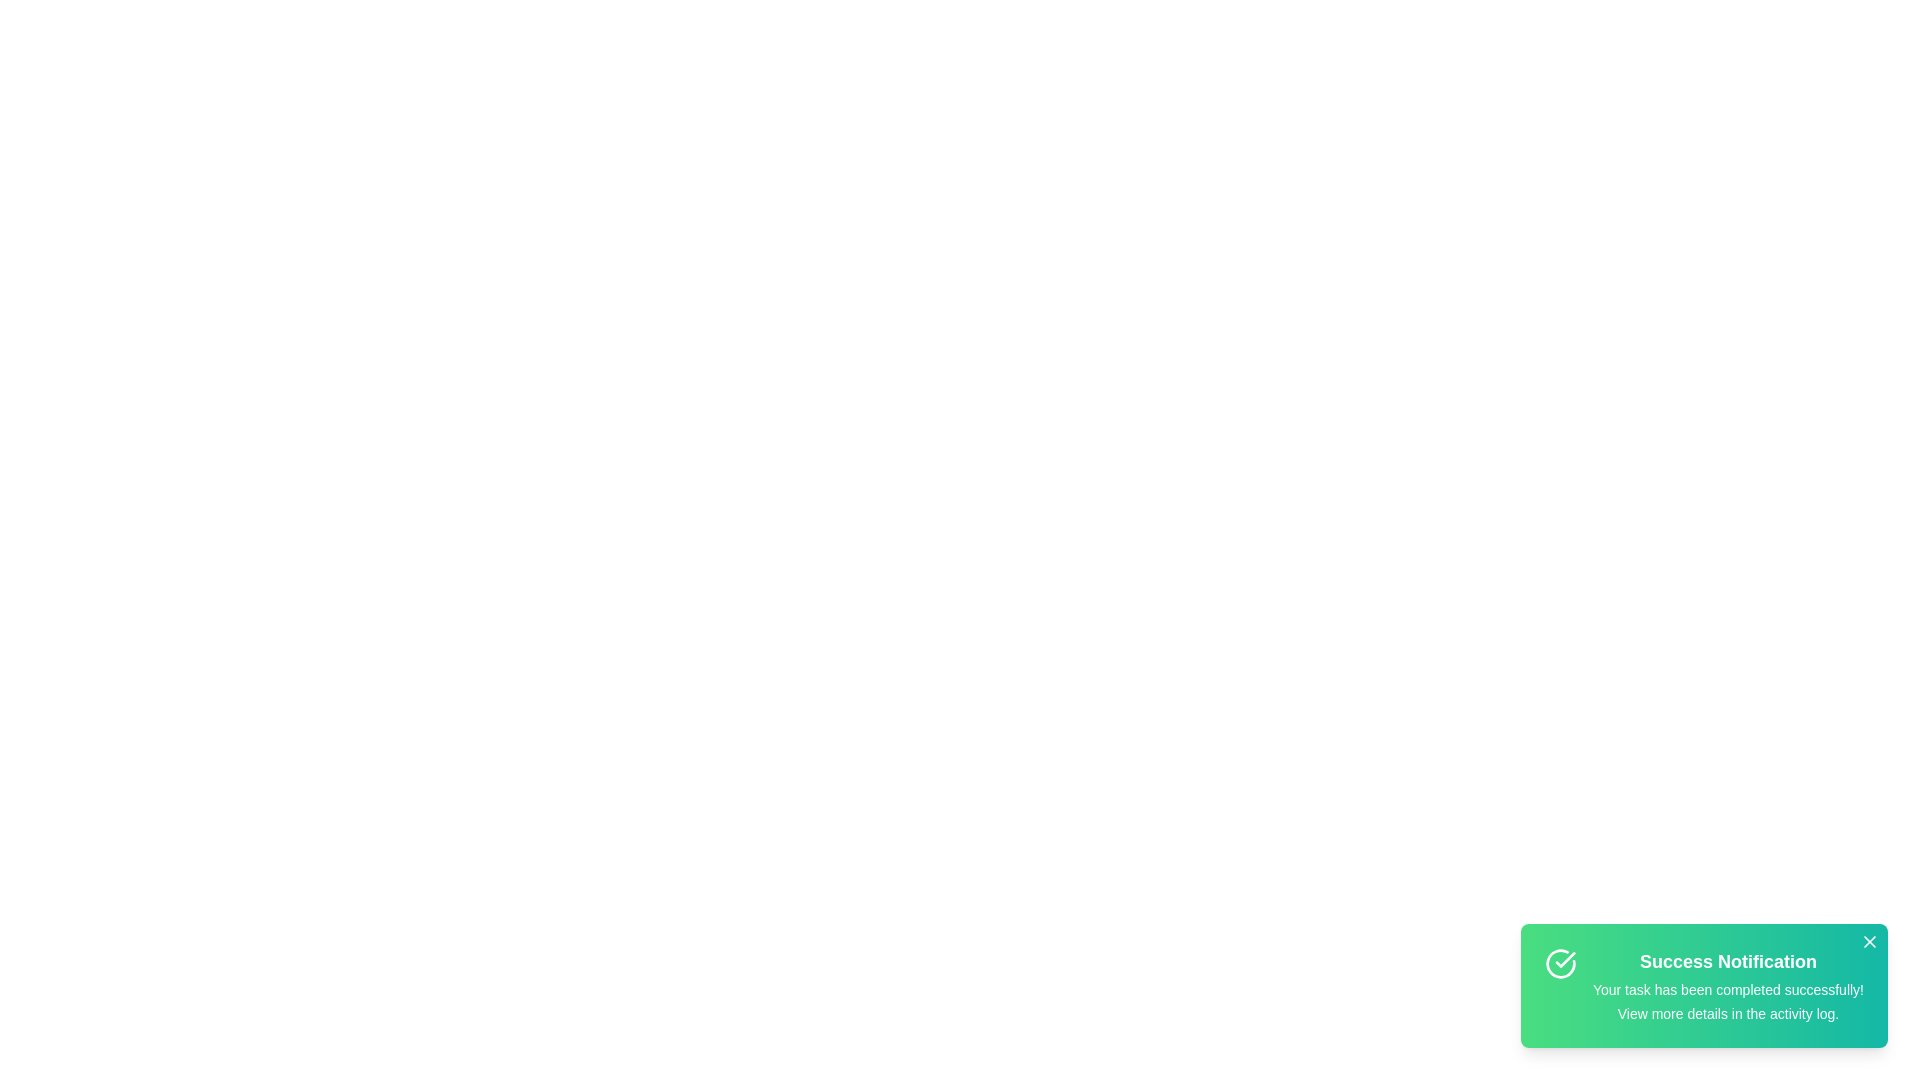 The image size is (1920, 1080). I want to click on close button on the notification, so click(1869, 941).